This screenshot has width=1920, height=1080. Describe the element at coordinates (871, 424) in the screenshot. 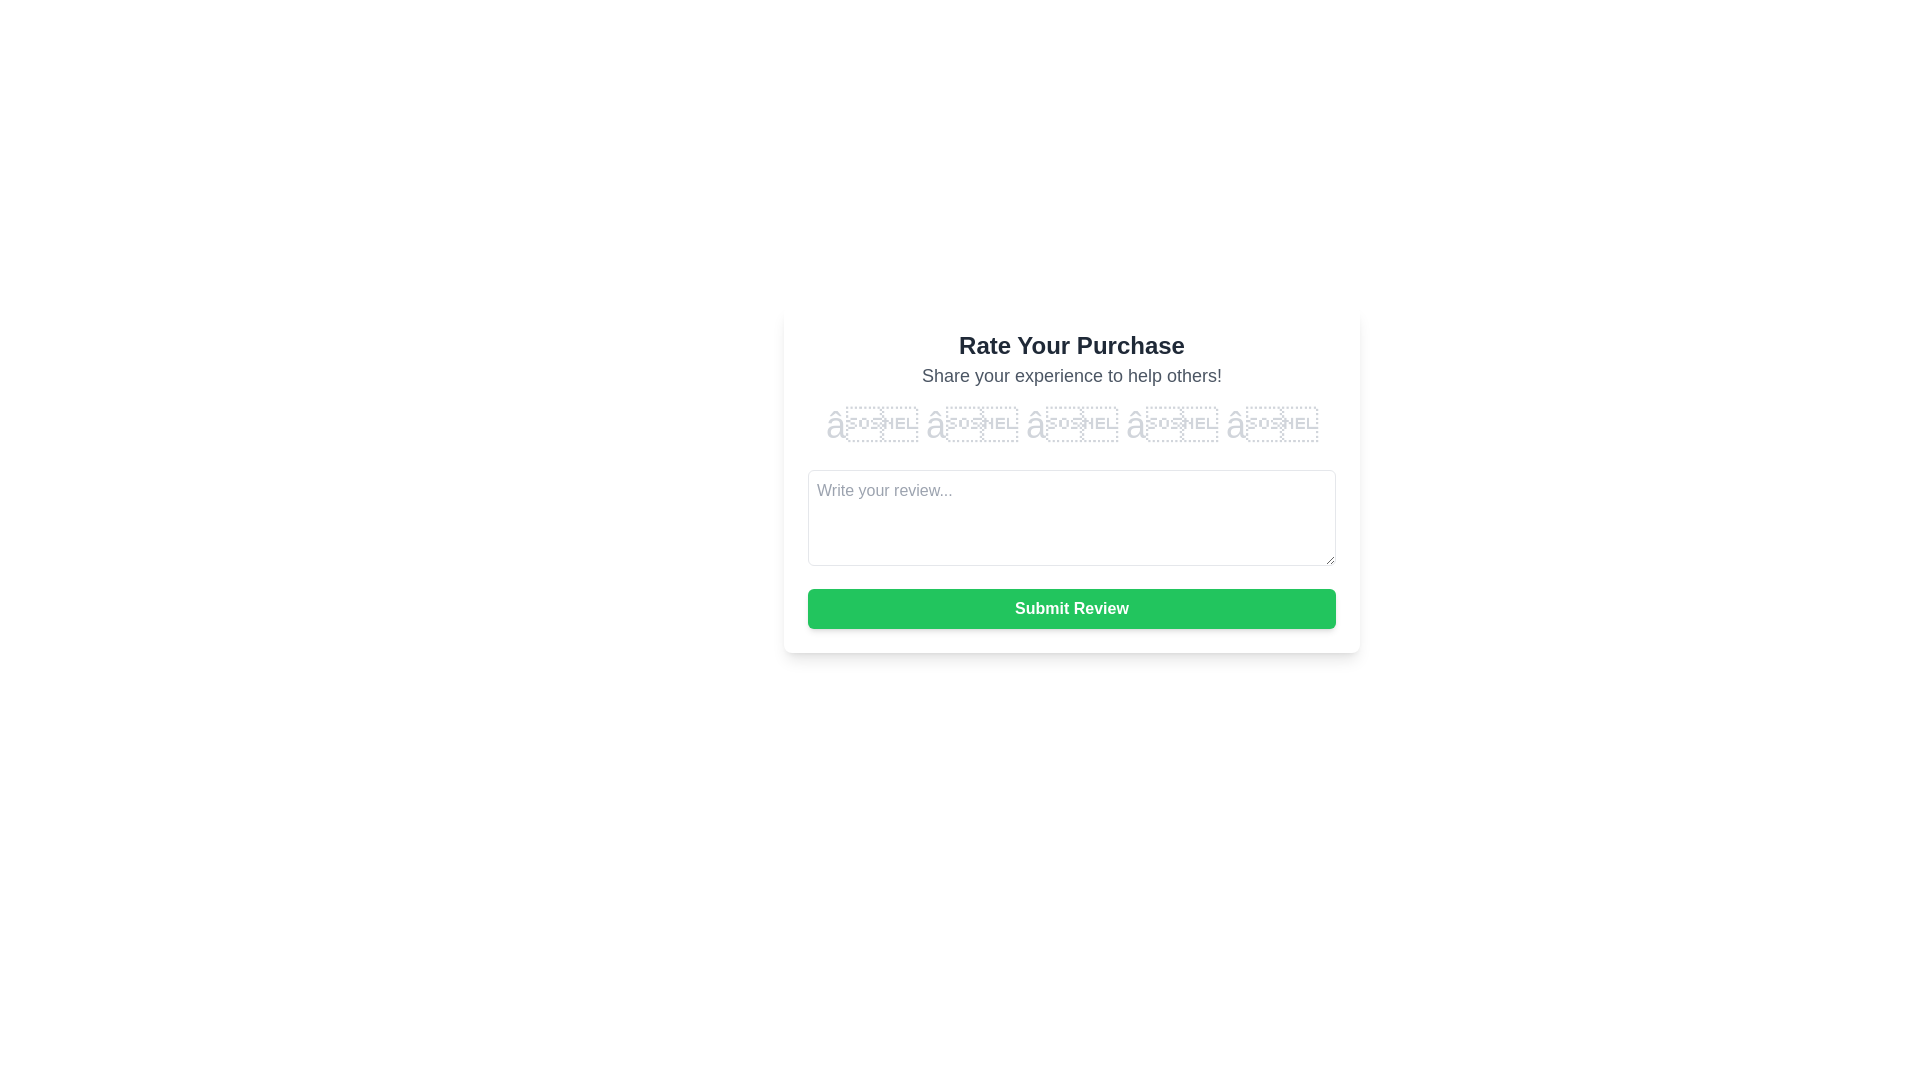

I see `the star corresponding to 1 to preview the rating` at that location.